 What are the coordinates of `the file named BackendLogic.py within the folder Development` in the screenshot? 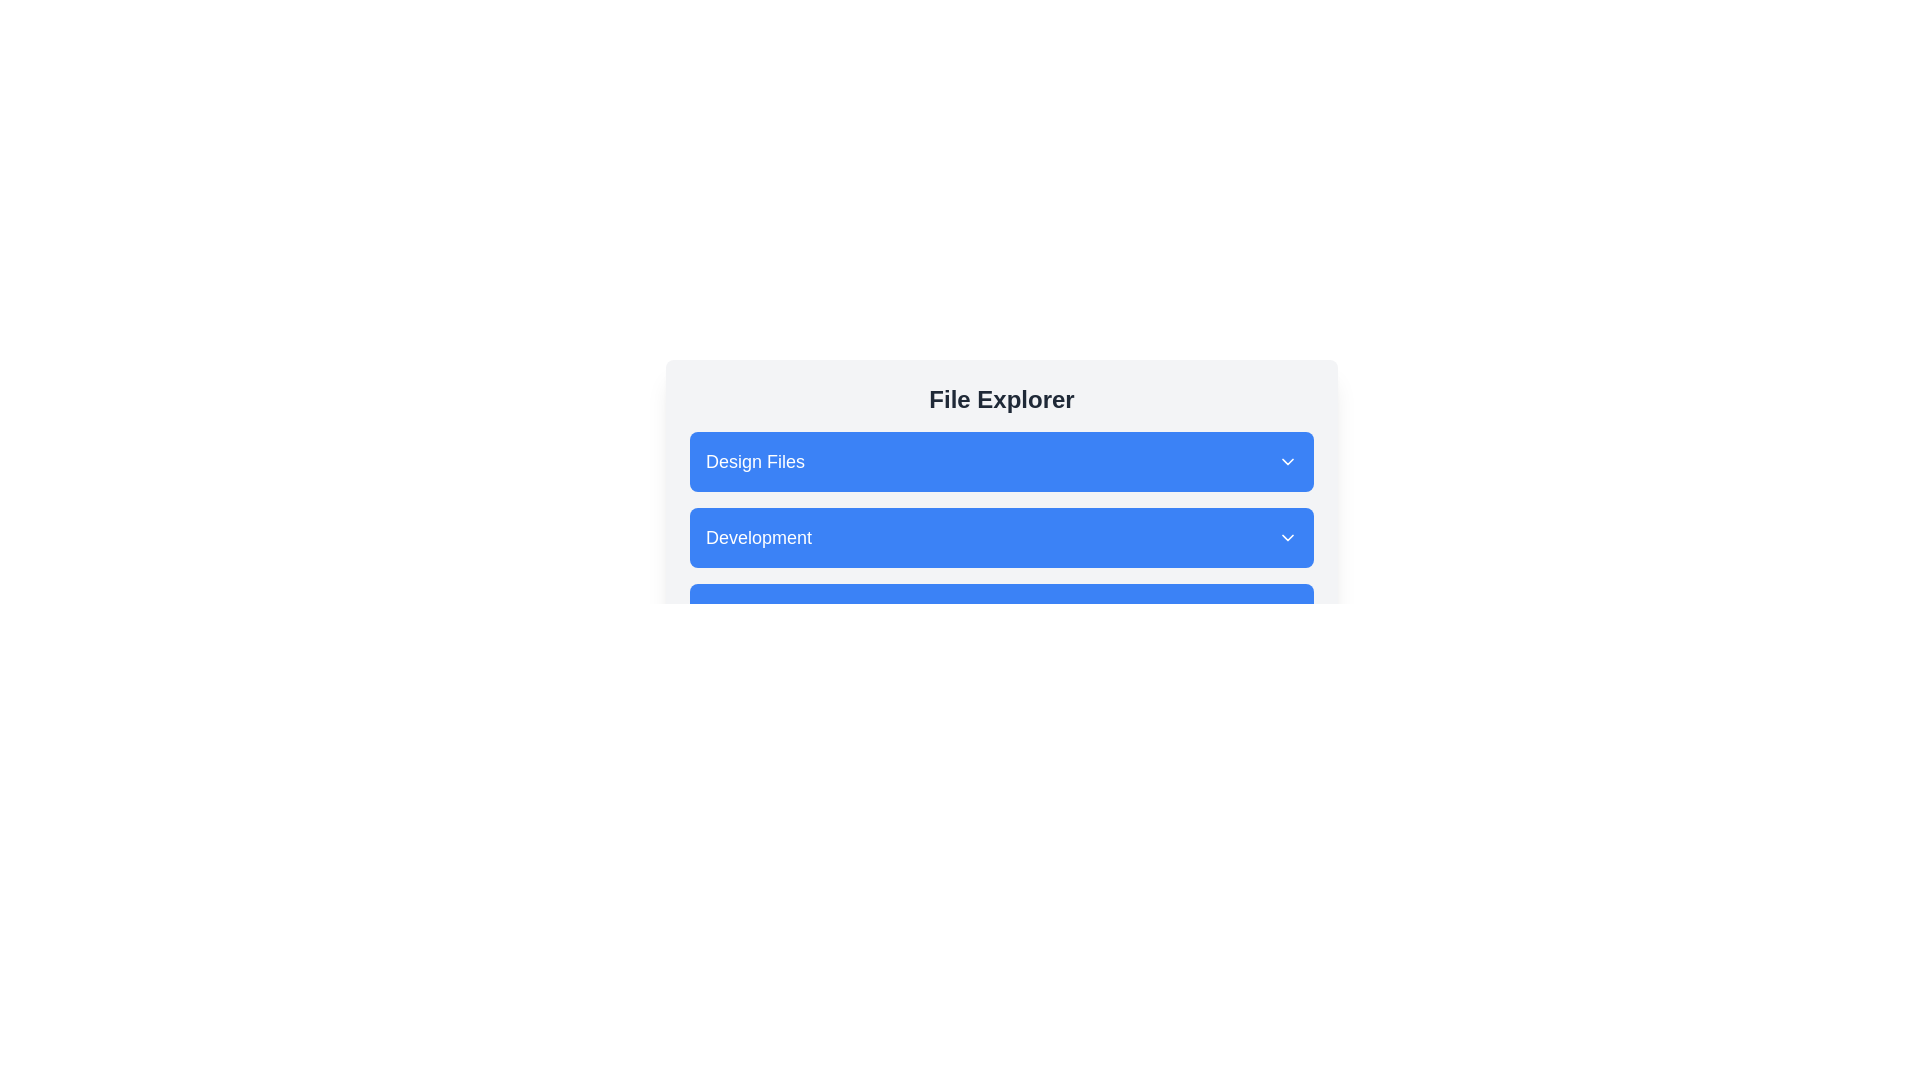 It's located at (1002, 536).